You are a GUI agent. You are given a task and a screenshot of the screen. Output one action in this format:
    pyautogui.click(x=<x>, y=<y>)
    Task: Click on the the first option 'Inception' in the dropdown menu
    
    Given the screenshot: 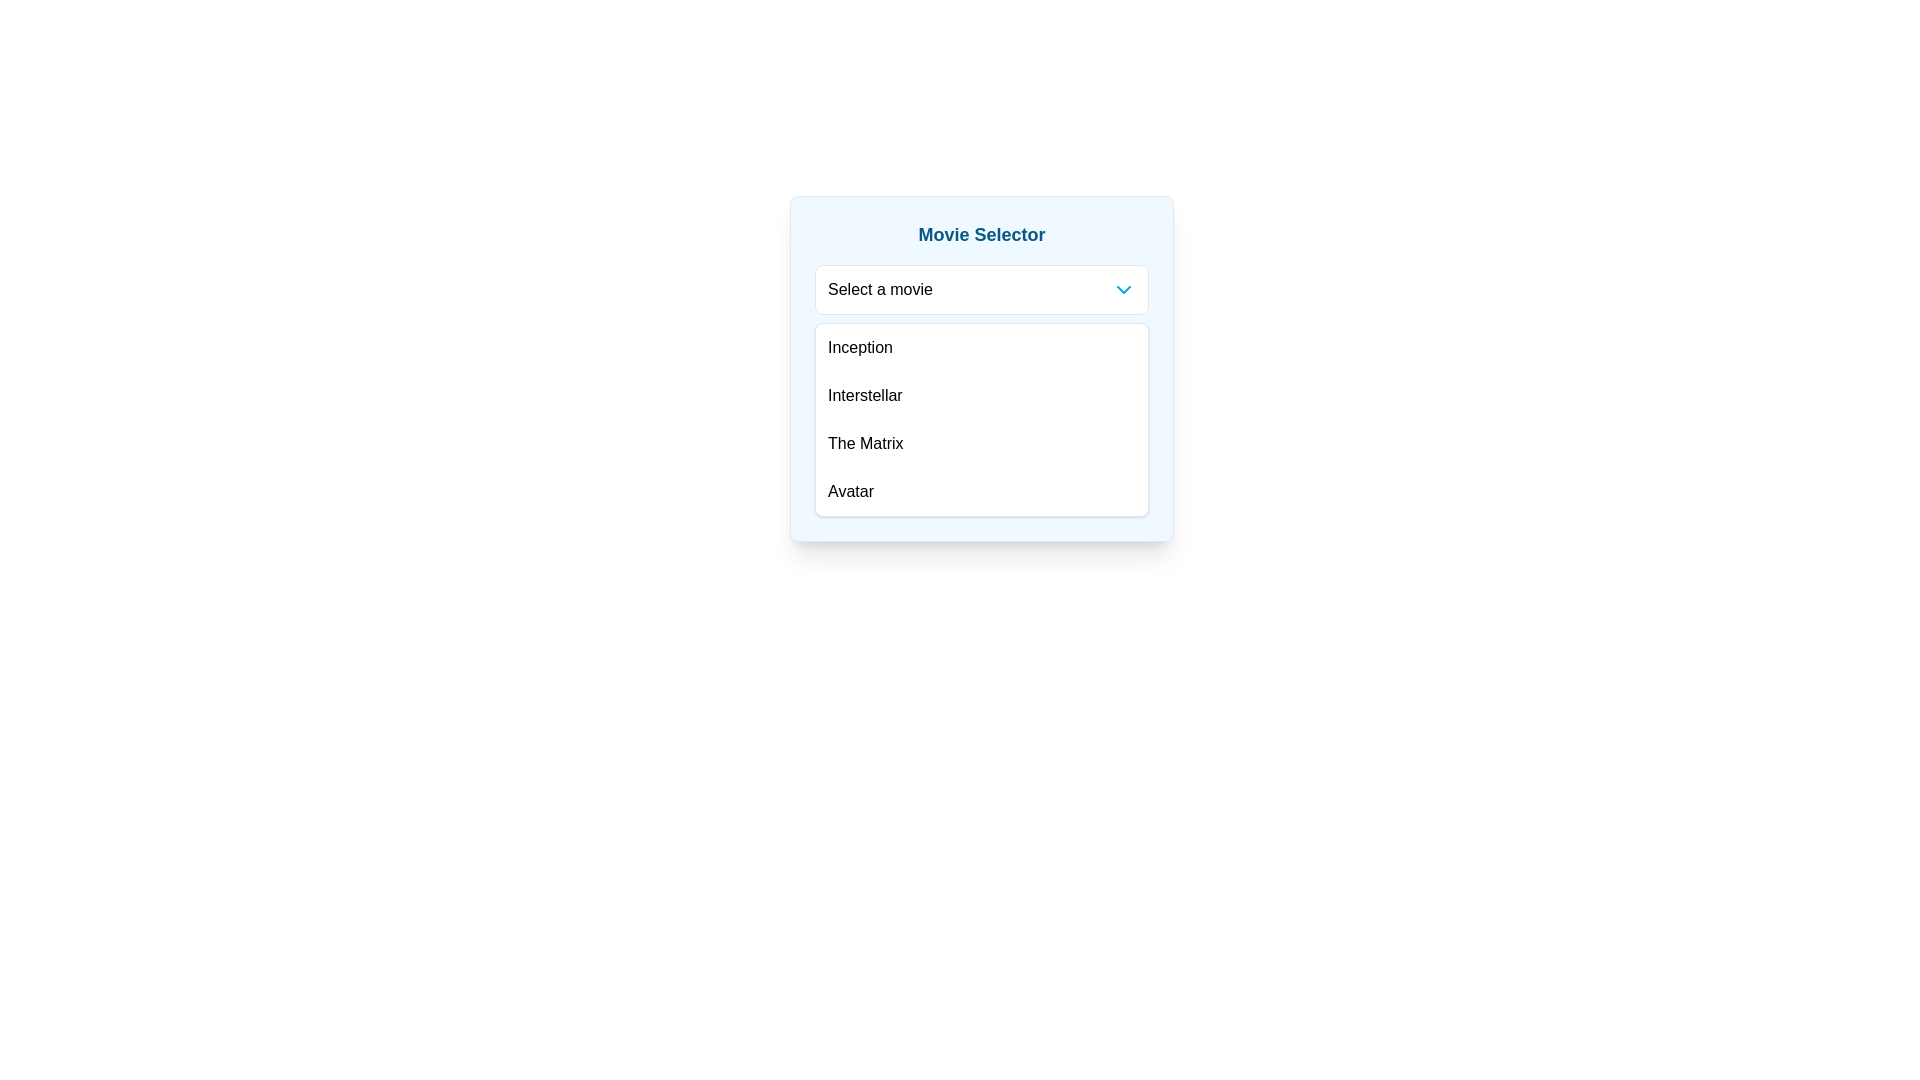 What is the action you would take?
    pyautogui.click(x=860, y=346)
    